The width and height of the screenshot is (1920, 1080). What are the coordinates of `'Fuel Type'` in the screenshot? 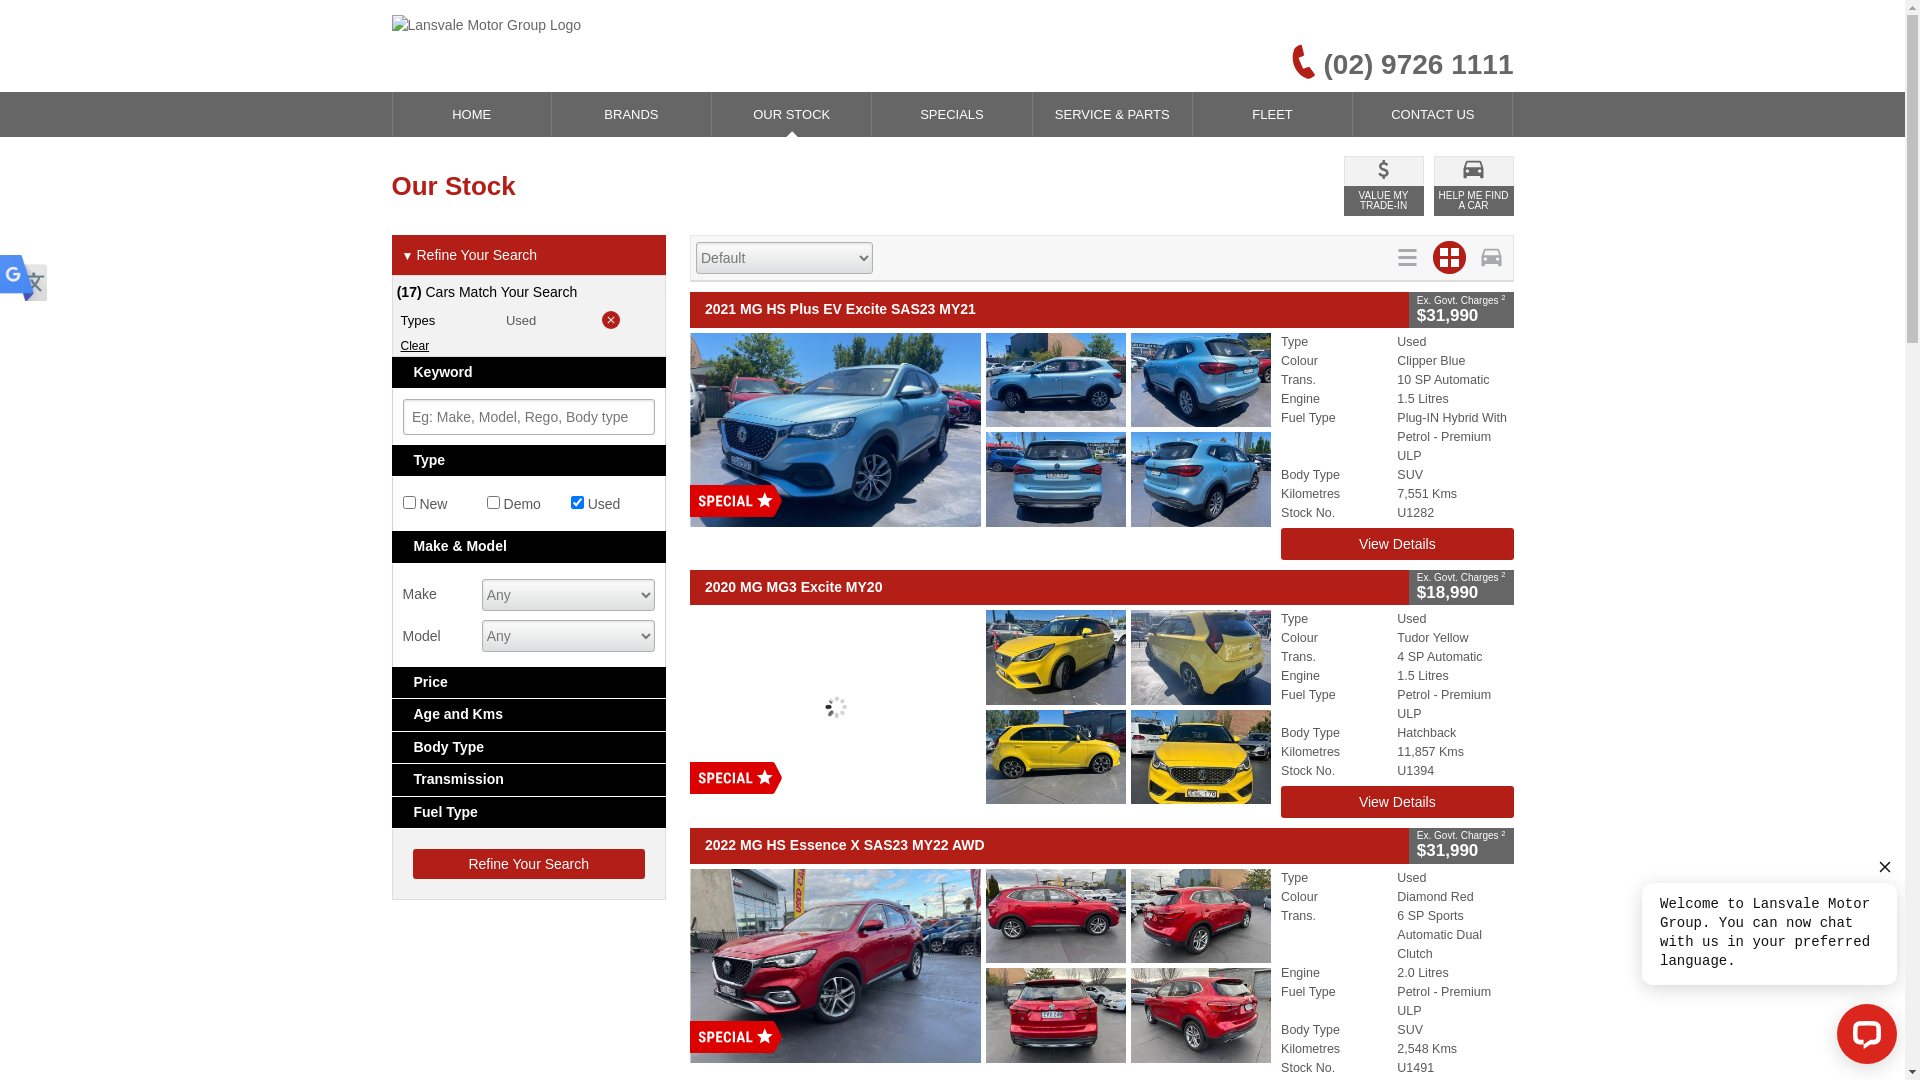 It's located at (392, 812).